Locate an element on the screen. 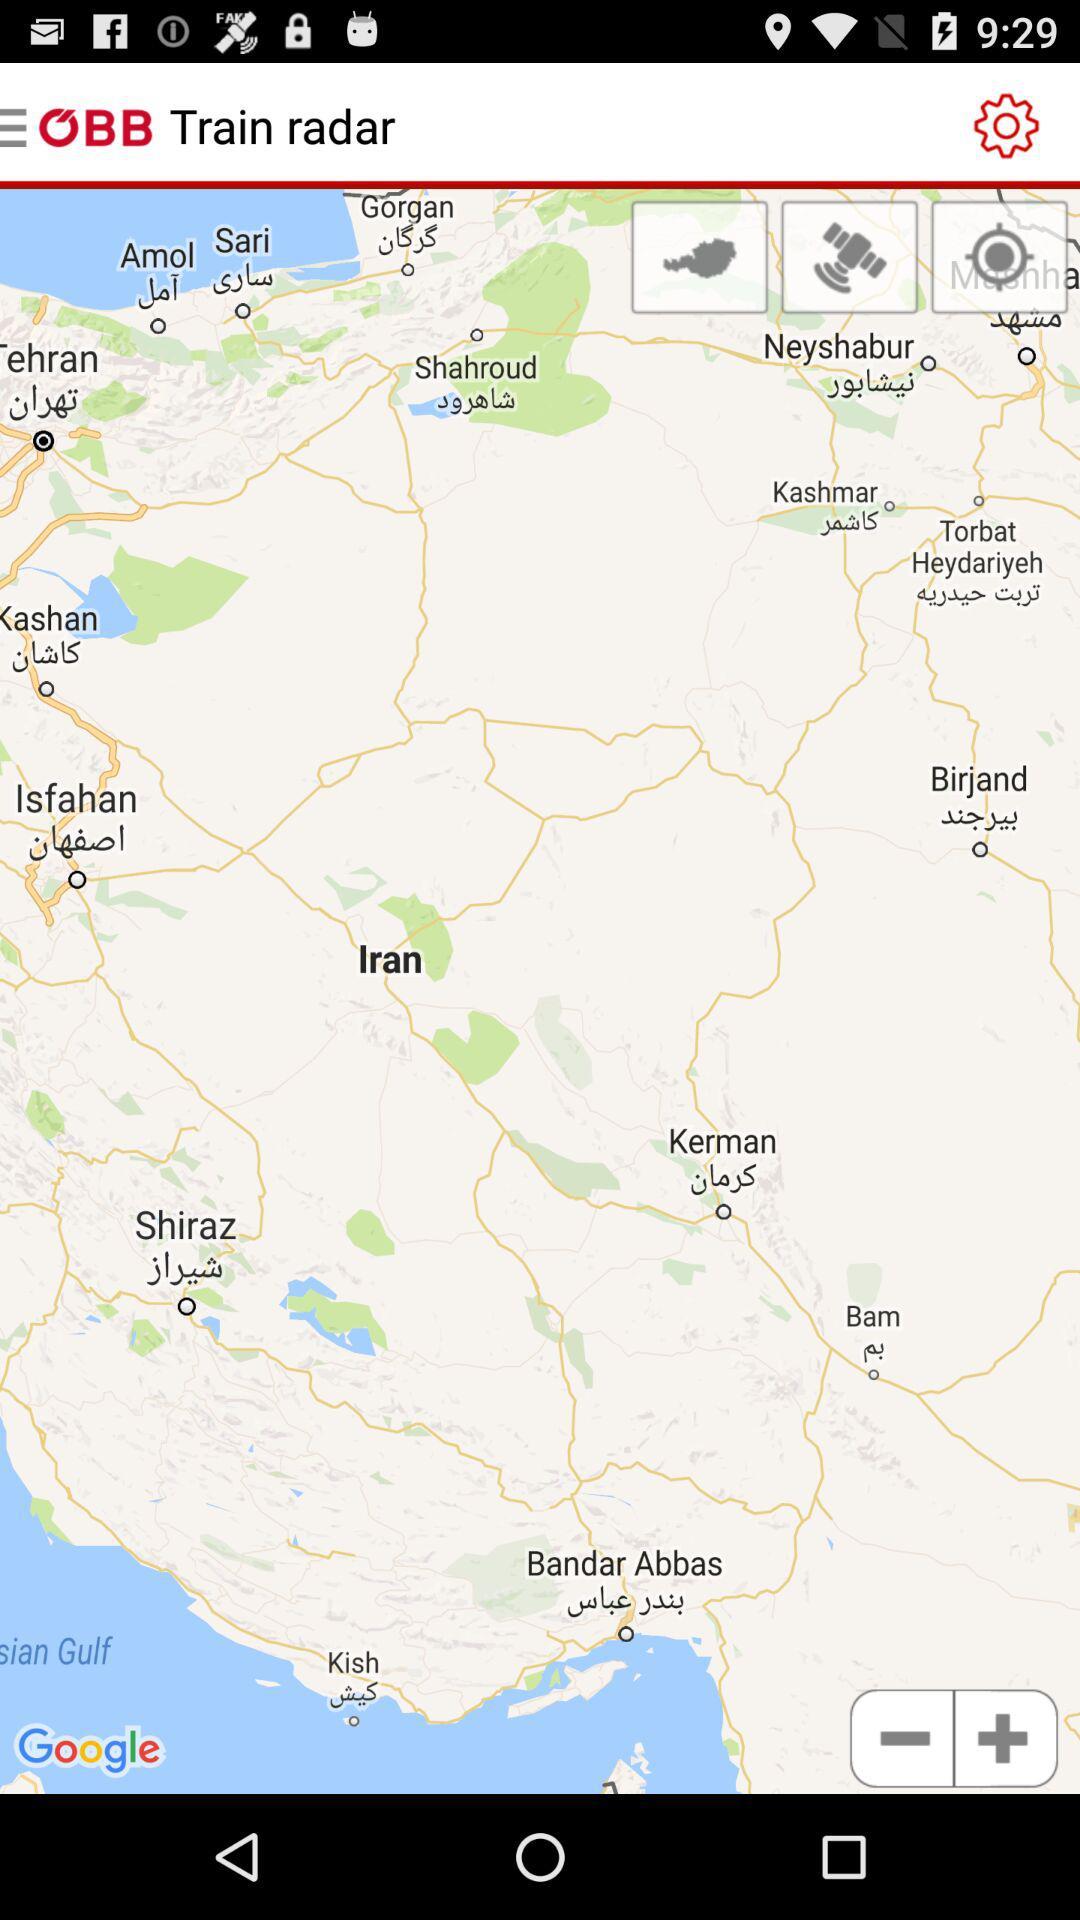  the location_crosshair icon is located at coordinates (999, 274).